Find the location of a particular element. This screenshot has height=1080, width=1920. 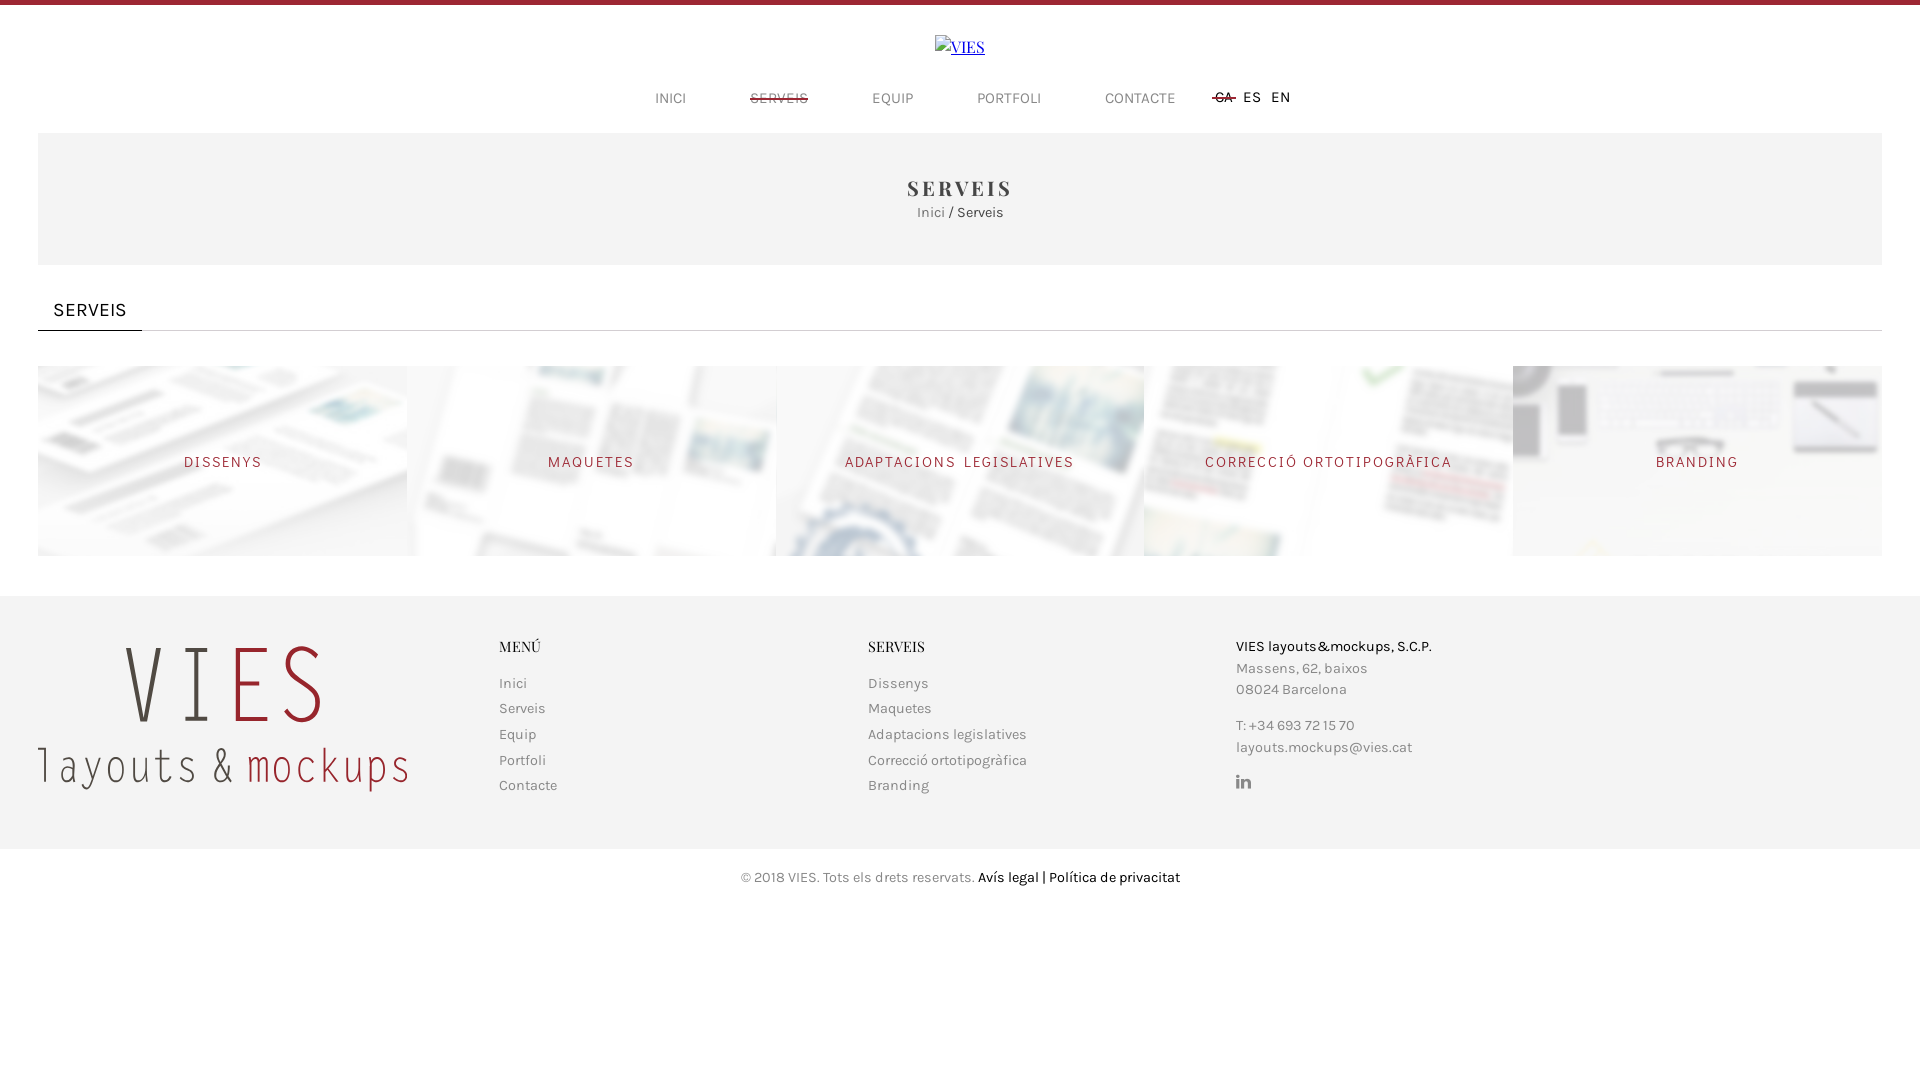

'Inici' is located at coordinates (915, 212).